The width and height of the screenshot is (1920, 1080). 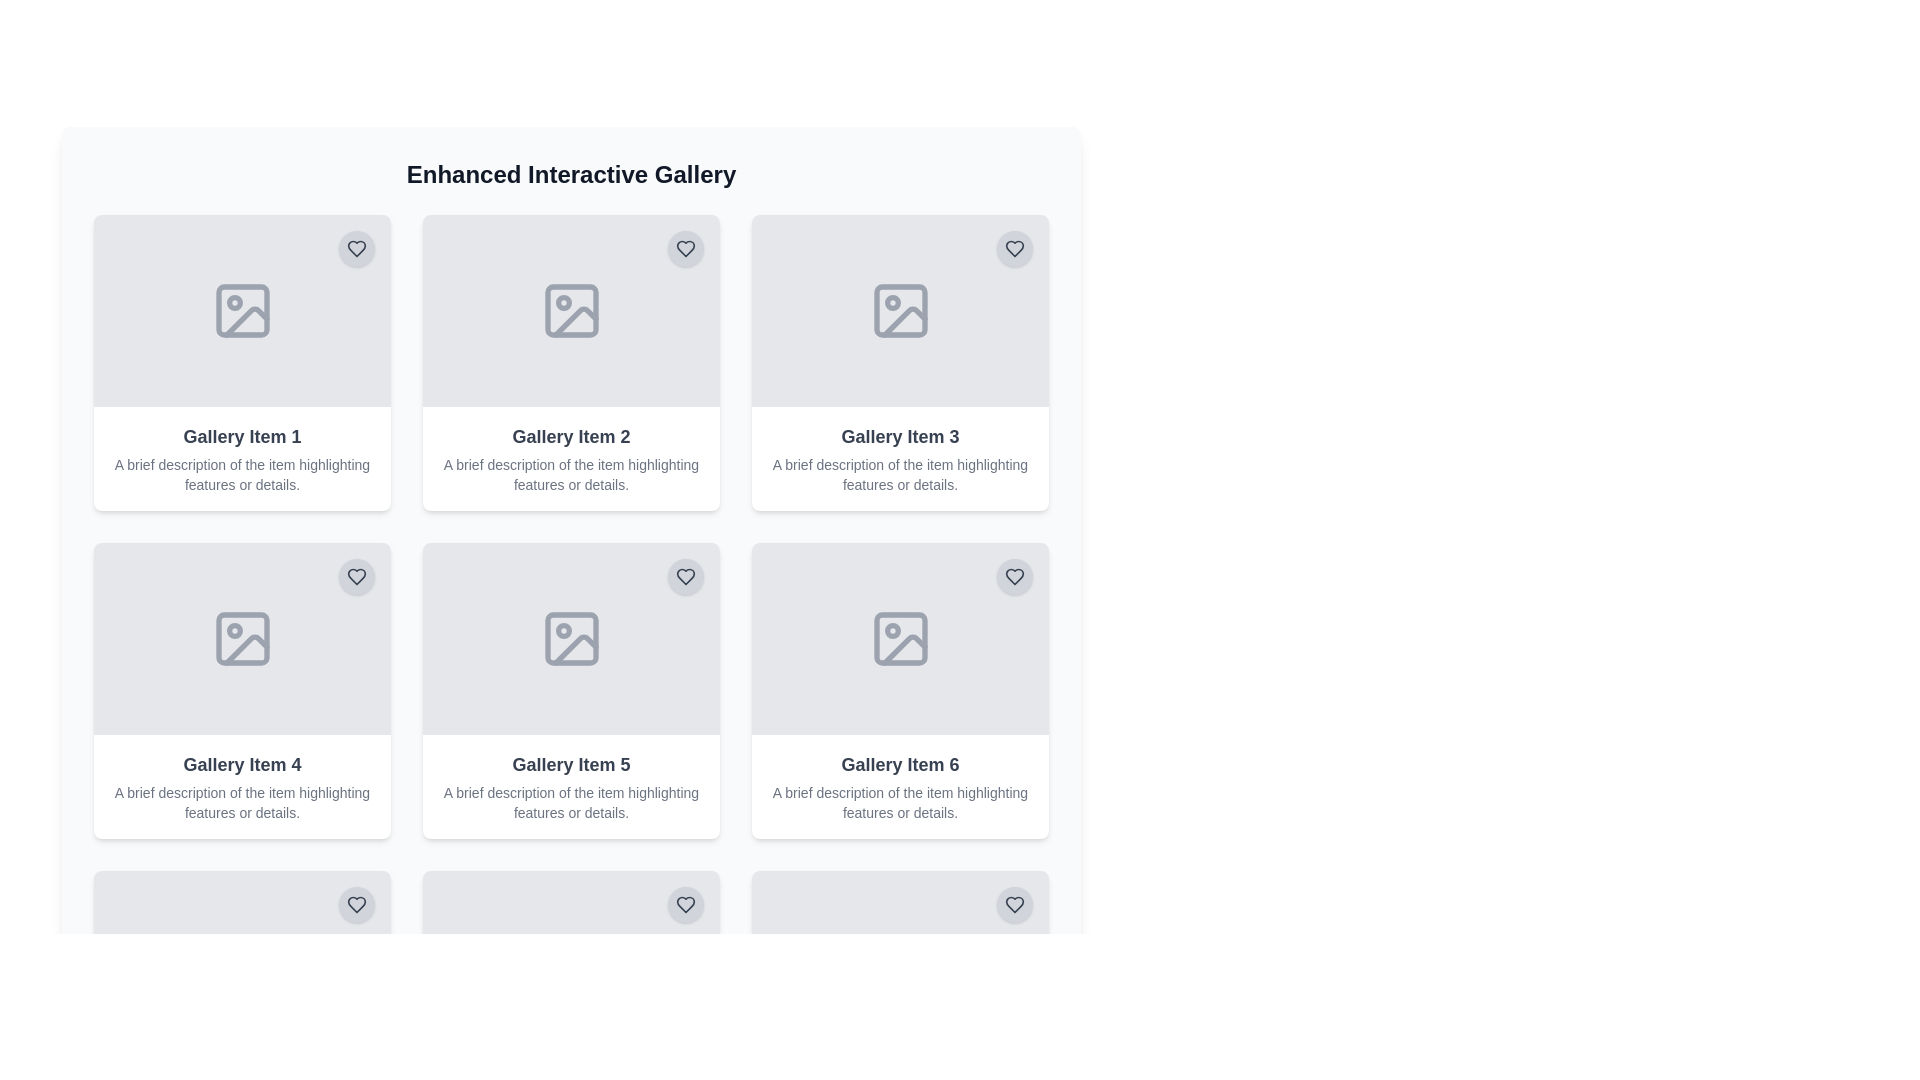 What do you see at coordinates (899, 311) in the screenshot?
I see `the placeholder image located at the top section of the gallery card labeled 'Gallery Item 3' to interact with the gallery item` at bounding box center [899, 311].